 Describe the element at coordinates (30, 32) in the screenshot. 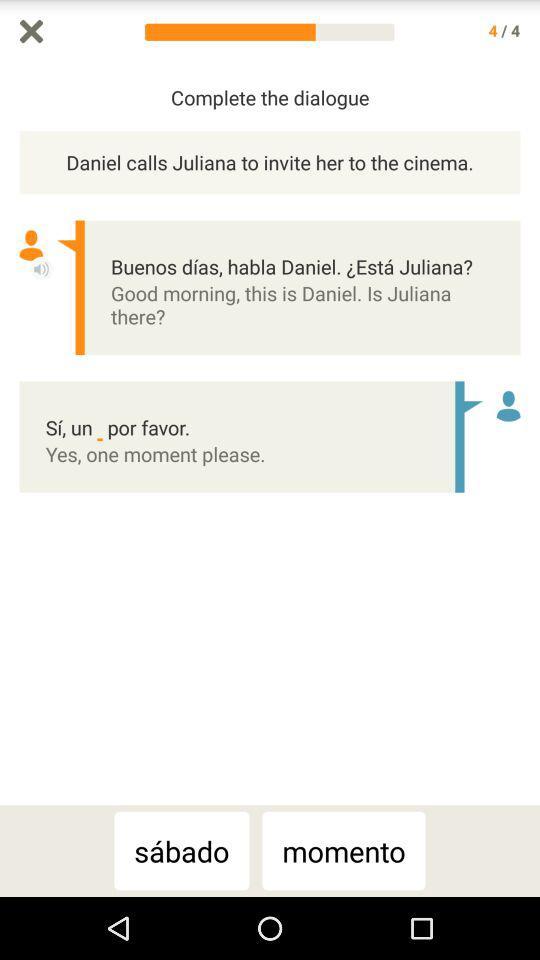

I see `the close icon` at that location.